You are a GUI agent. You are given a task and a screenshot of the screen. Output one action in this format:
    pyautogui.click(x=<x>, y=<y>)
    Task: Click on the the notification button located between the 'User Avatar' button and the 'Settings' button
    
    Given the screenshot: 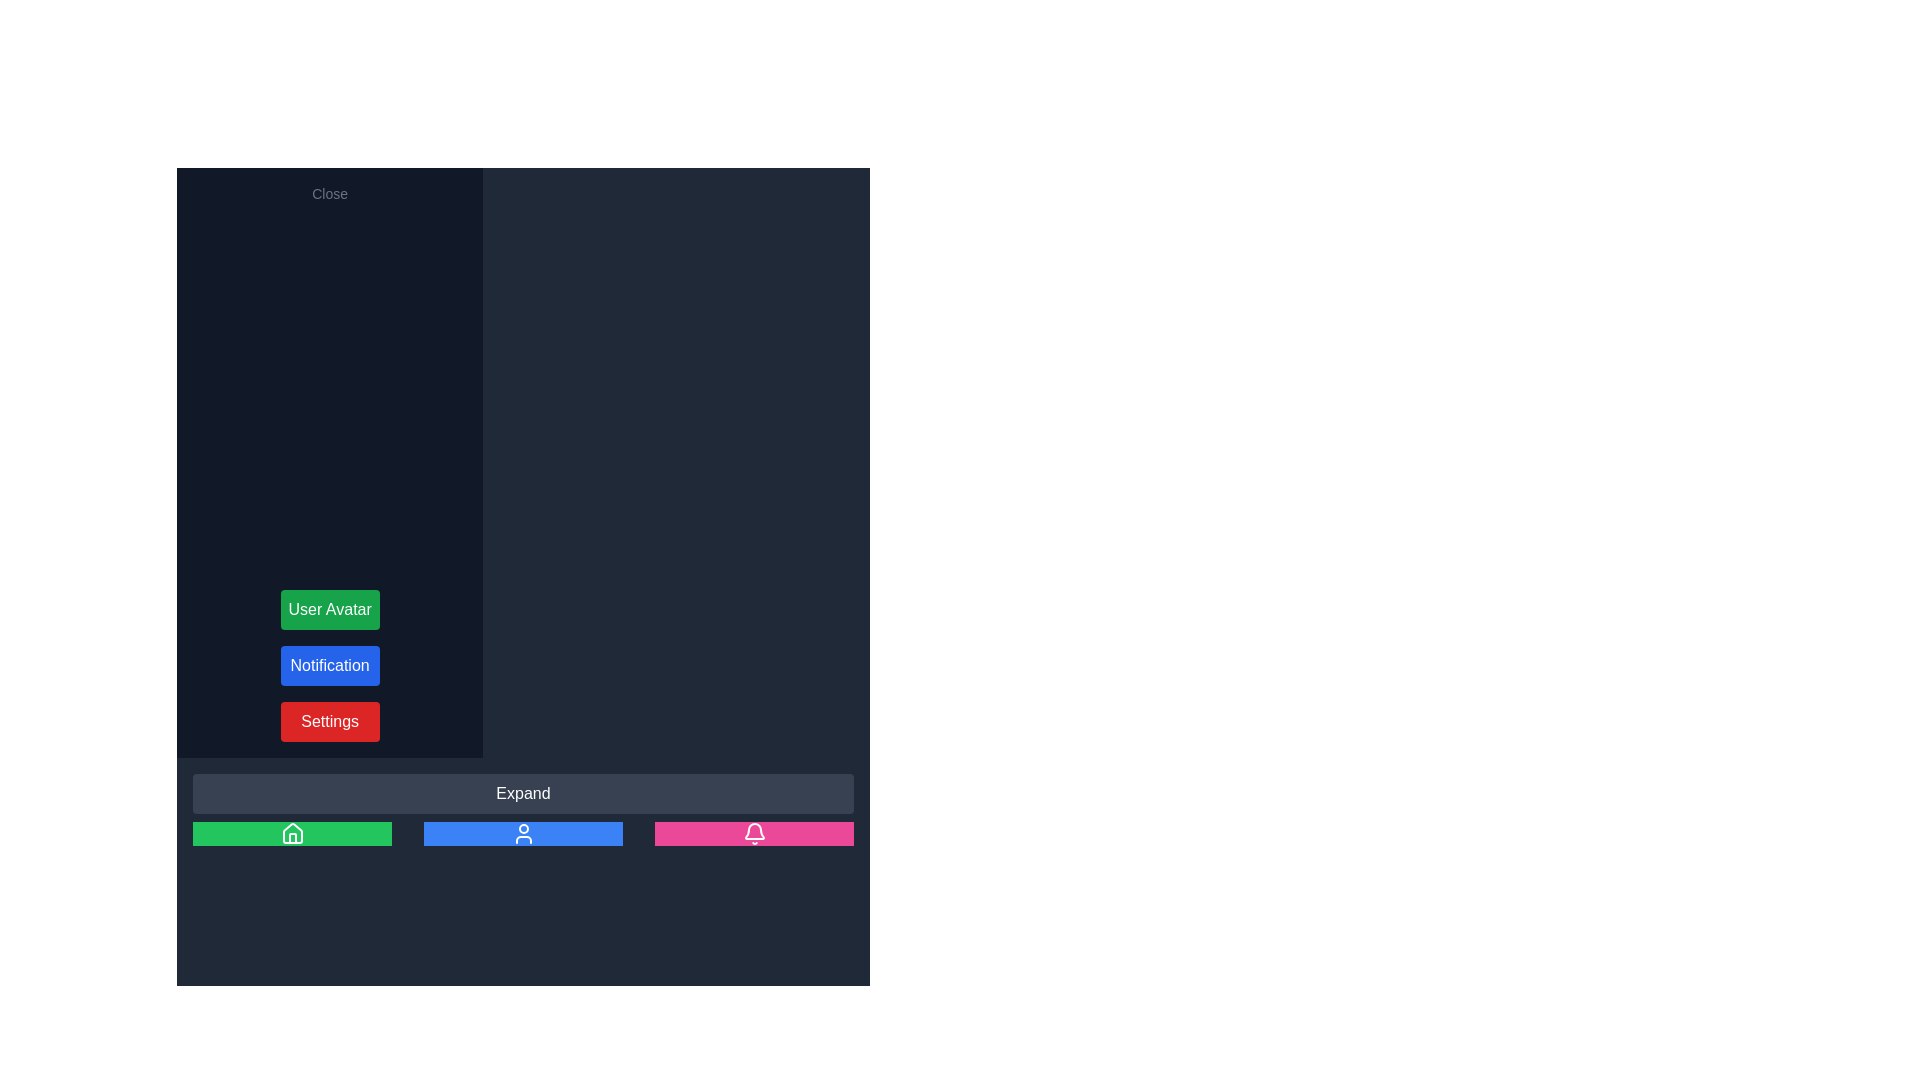 What is the action you would take?
    pyautogui.click(x=330, y=666)
    